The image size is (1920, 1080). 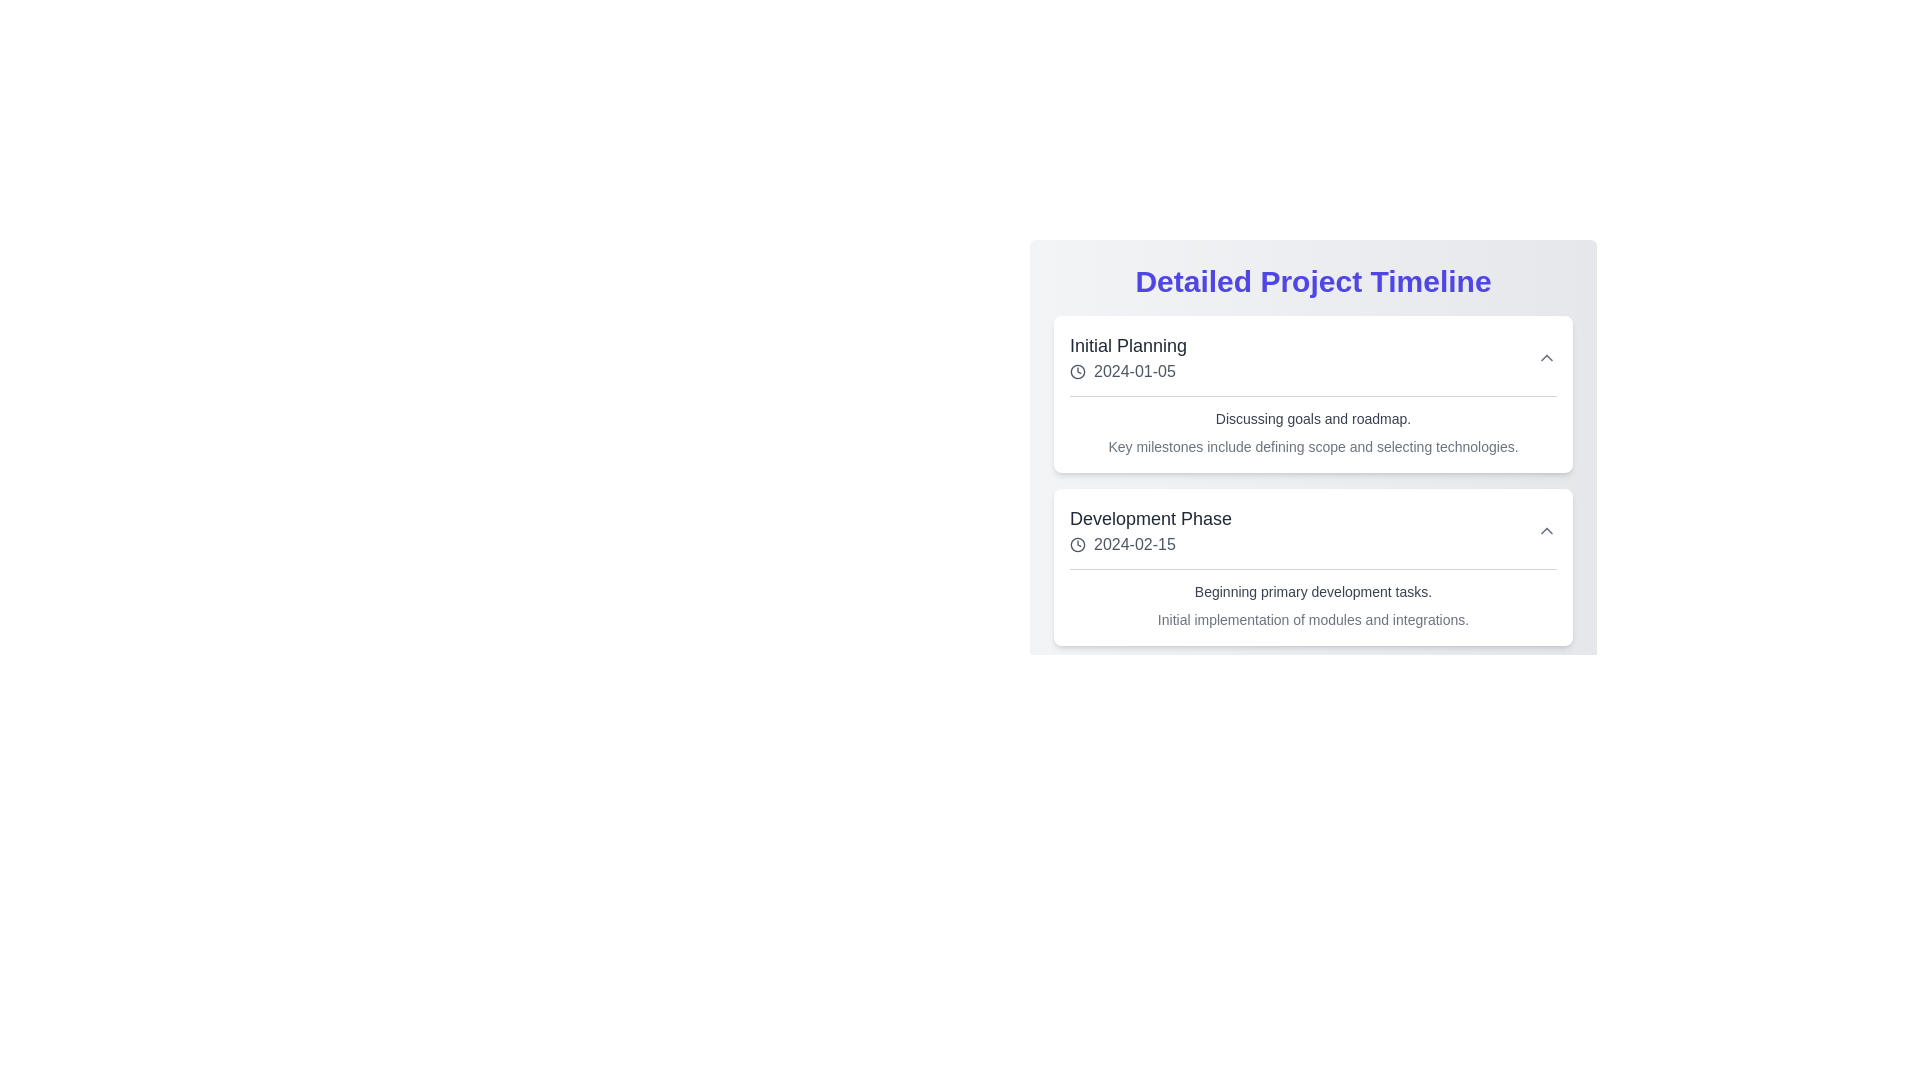 I want to click on the text label displaying 'Development Phase' which is in a large, bold font and gray color, located above the date '2024-02-15' in the timeline component, so click(x=1151, y=518).